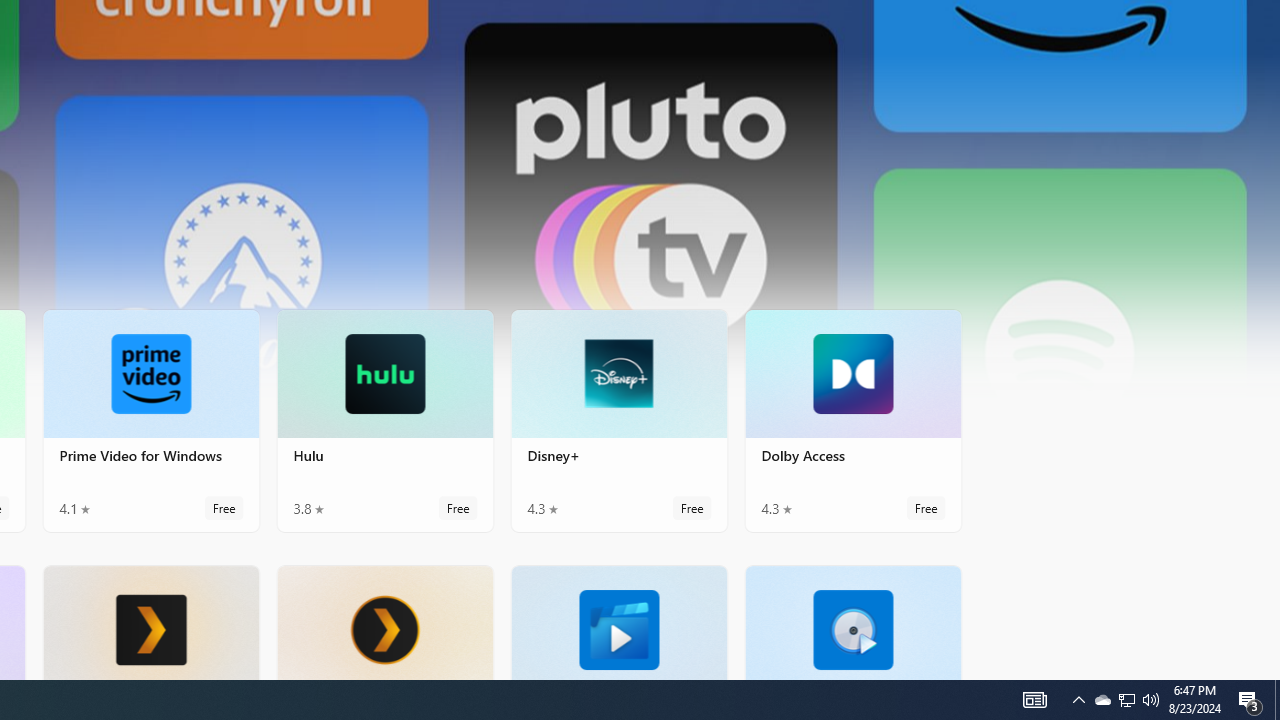 The height and width of the screenshot is (720, 1280). Describe the element at coordinates (385, 419) in the screenshot. I see `'Hulu. Average rating of 3.8 out of five stars. Free  '` at that location.